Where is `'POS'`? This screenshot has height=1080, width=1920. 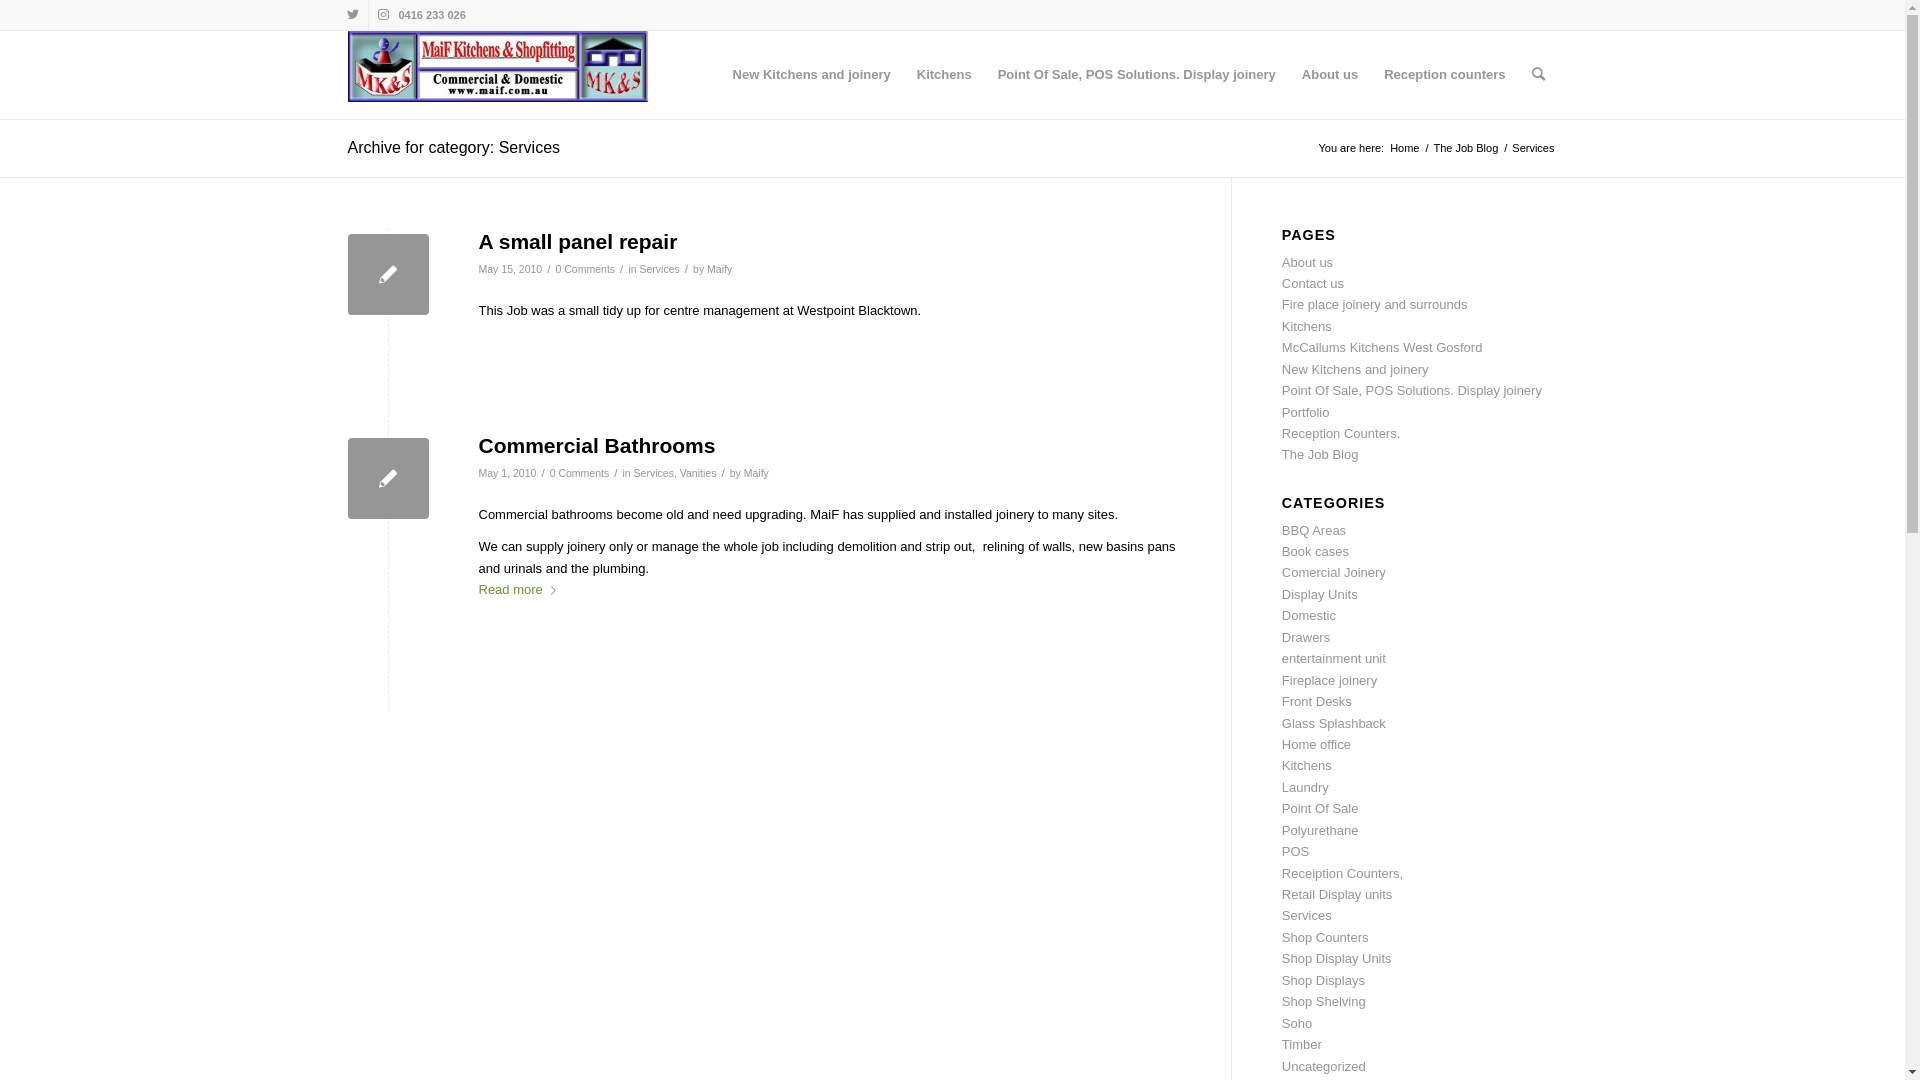 'POS' is located at coordinates (1295, 851).